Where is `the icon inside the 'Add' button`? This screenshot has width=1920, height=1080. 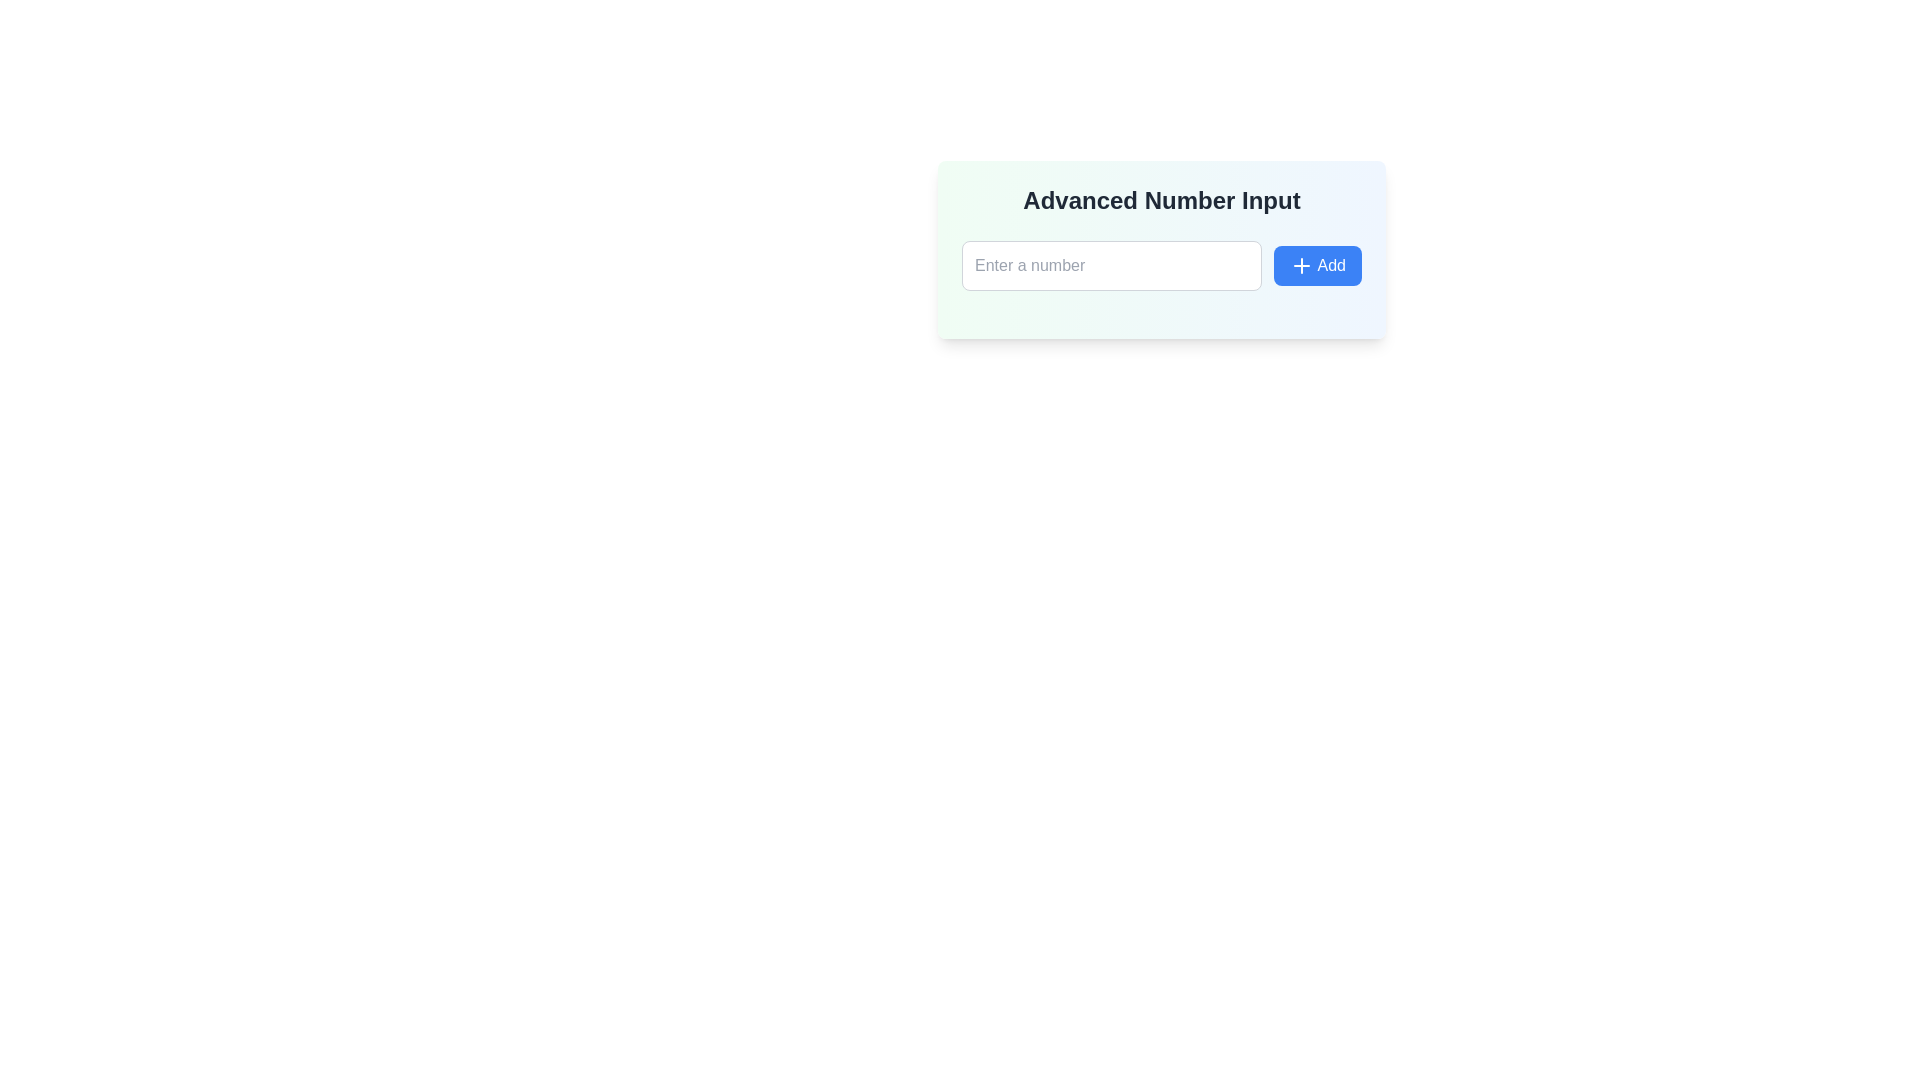 the icon inside the 'Add' button is located at coordinates (1301, 265).